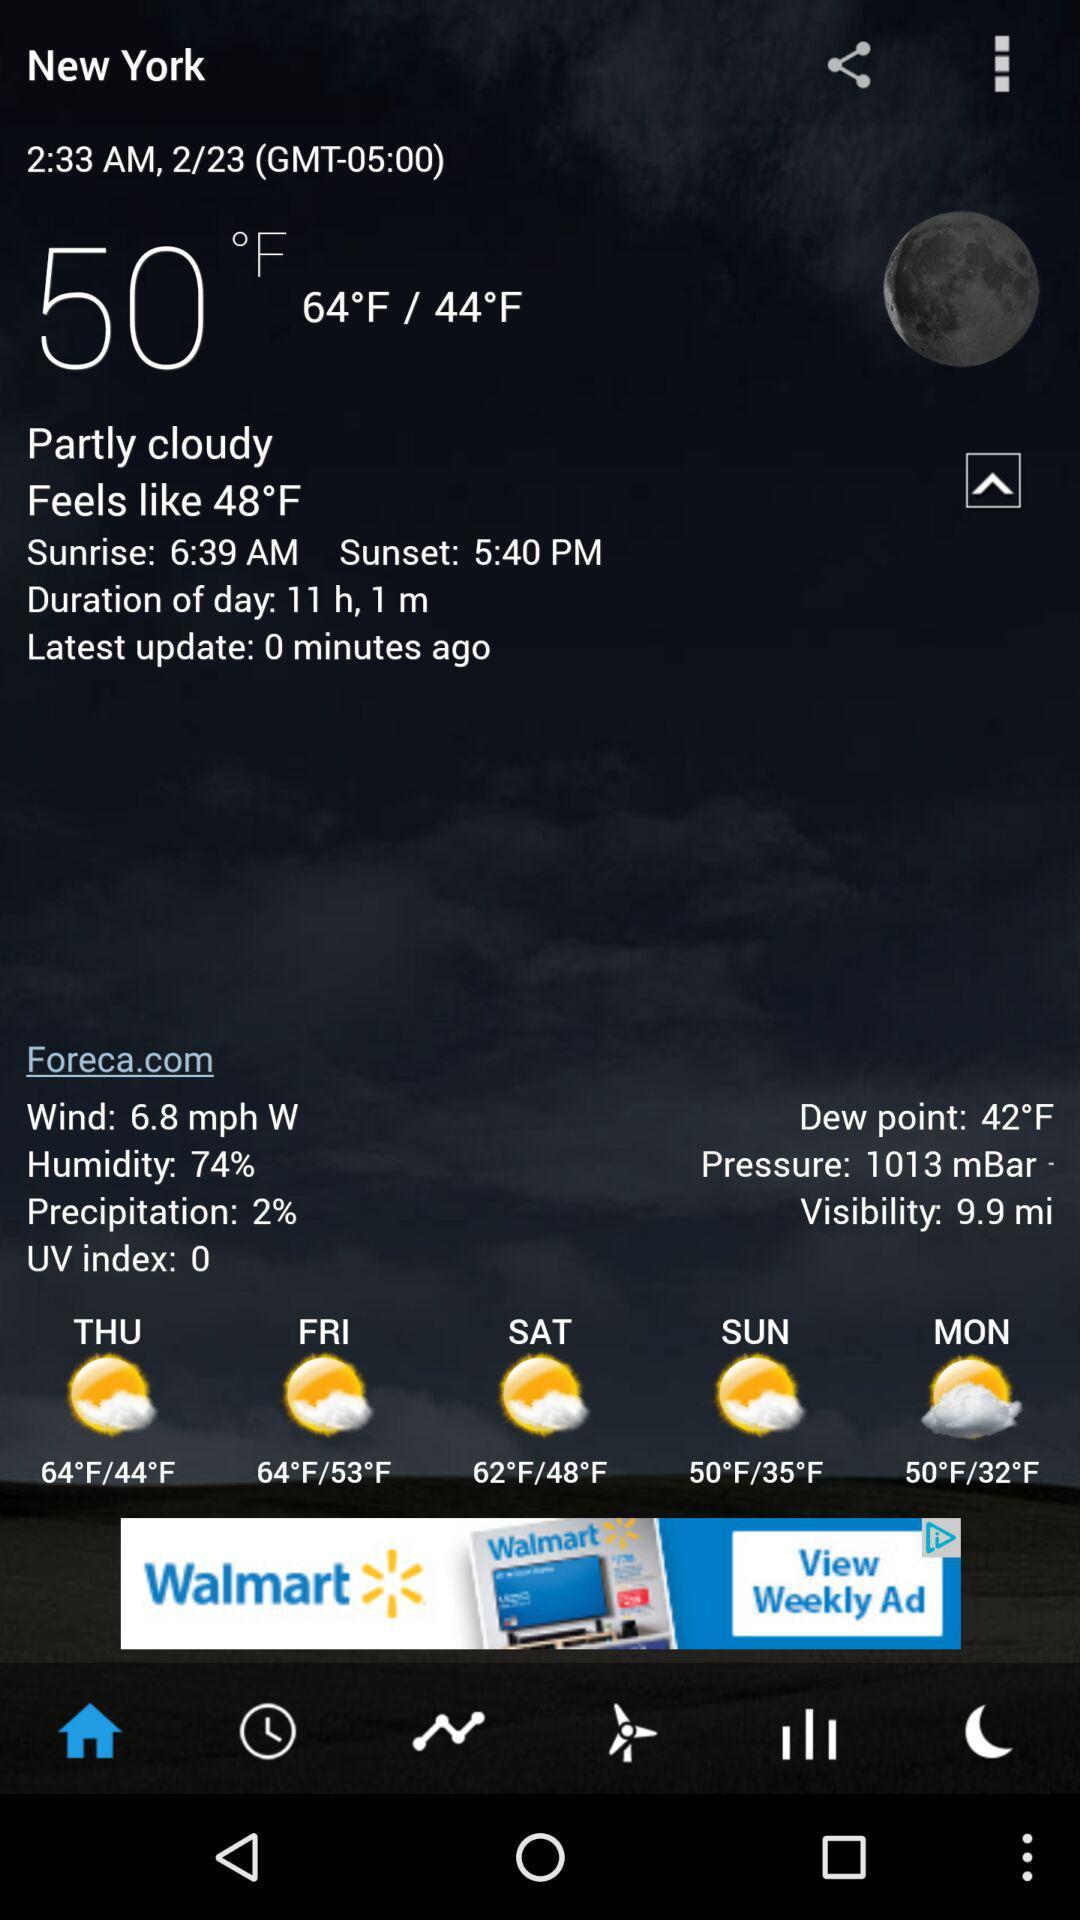 The image size is (1080, 1920). I want to click on icone, so click(540, 1582).